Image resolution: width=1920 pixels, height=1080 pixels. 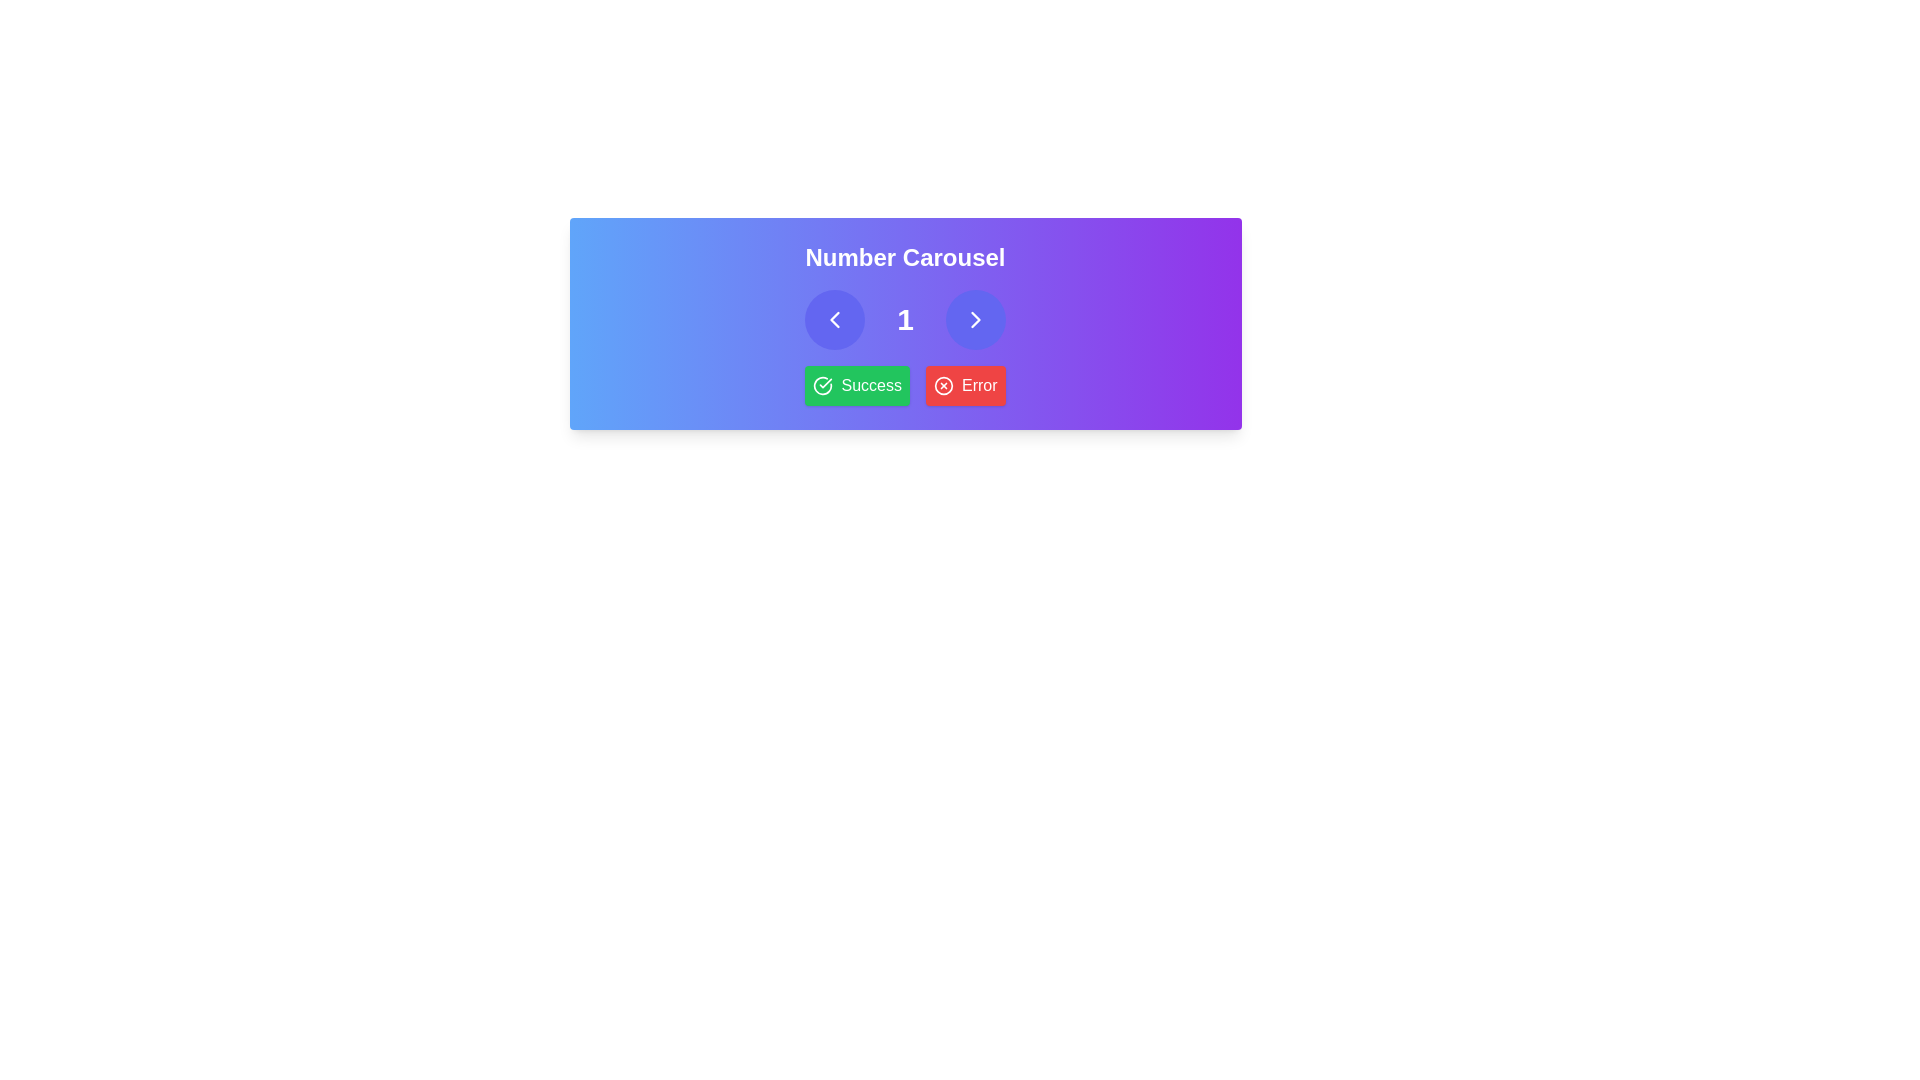 I want to click on the green 'Success' button with a checkmark icon located below the 'Number Carousel' title, so click(x=857, y=385).